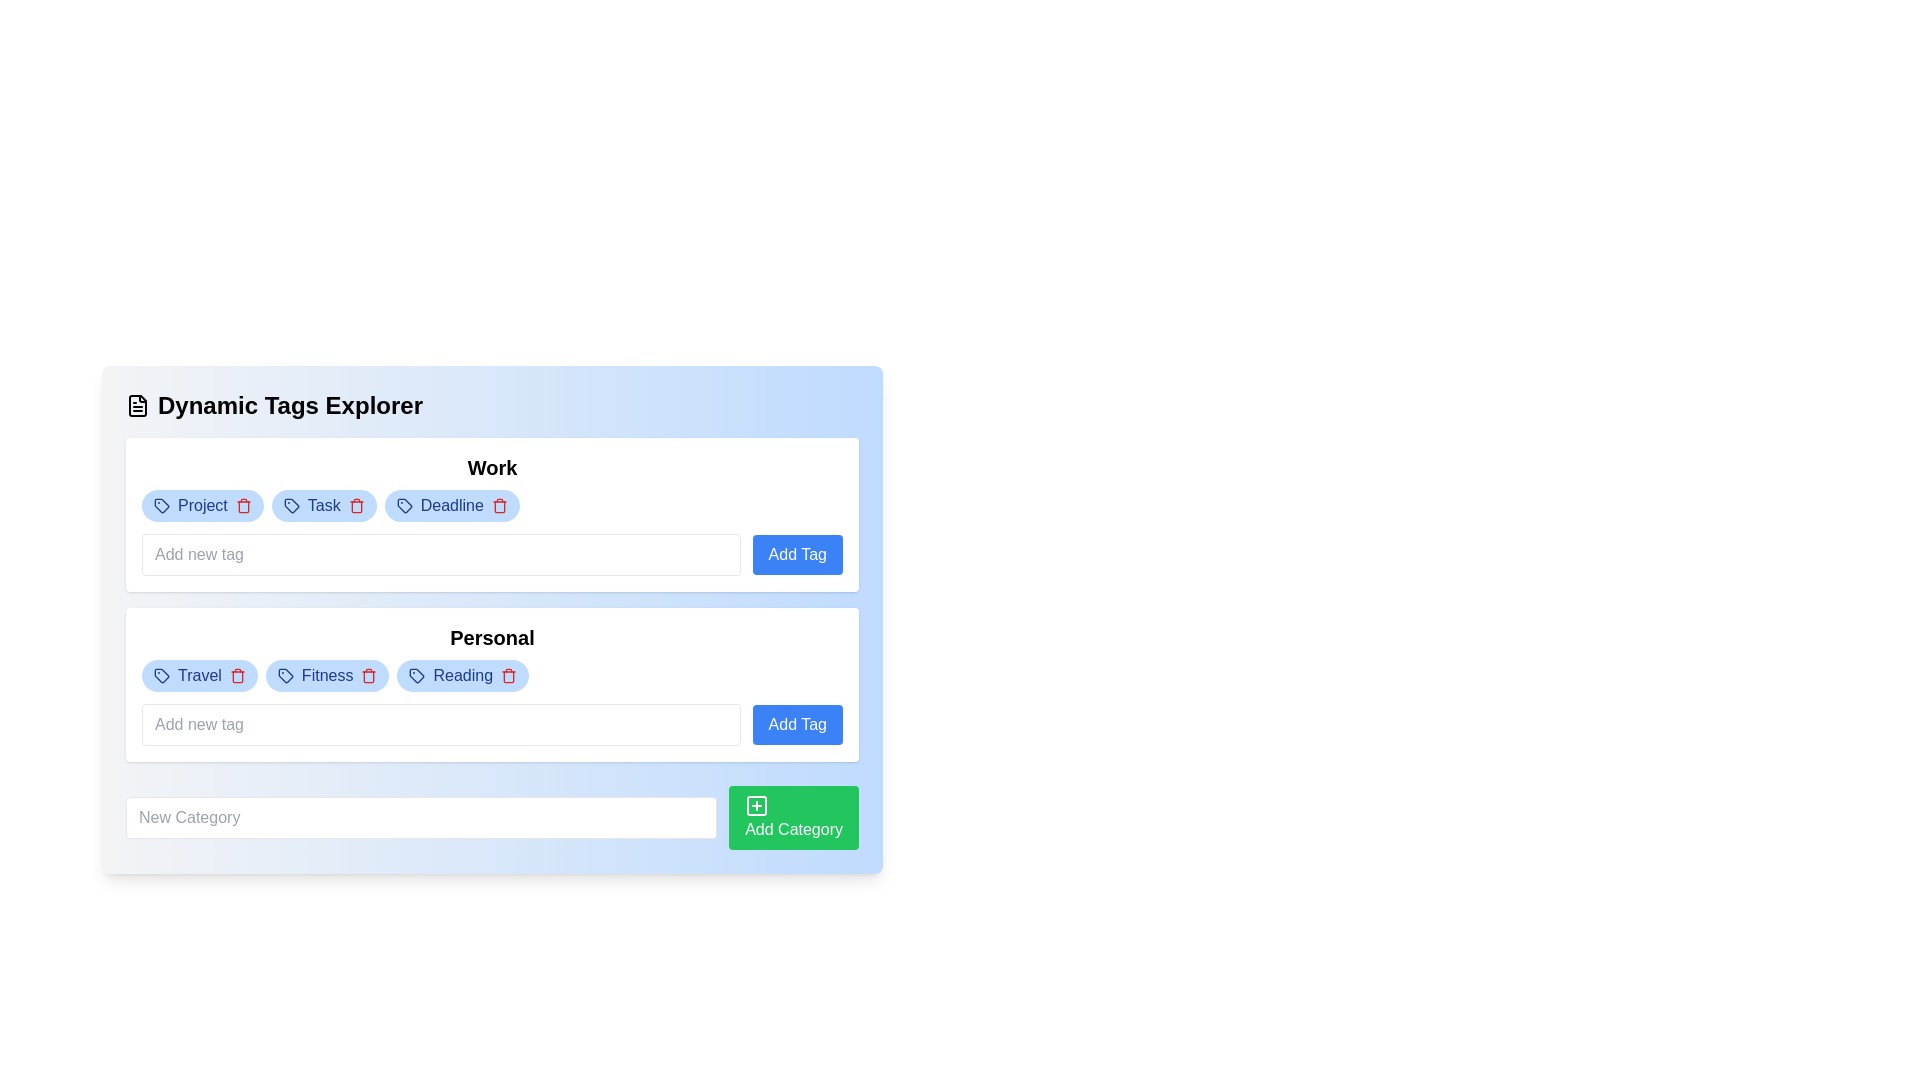  What do you see at coordinates (796, 725) in the screenshot?
I see `the 'Add Tag' button, which is a rectangular button with white text on a blue background, located to the right of a text input field below the 'Personal' heading` at bounding box center [796, 725].